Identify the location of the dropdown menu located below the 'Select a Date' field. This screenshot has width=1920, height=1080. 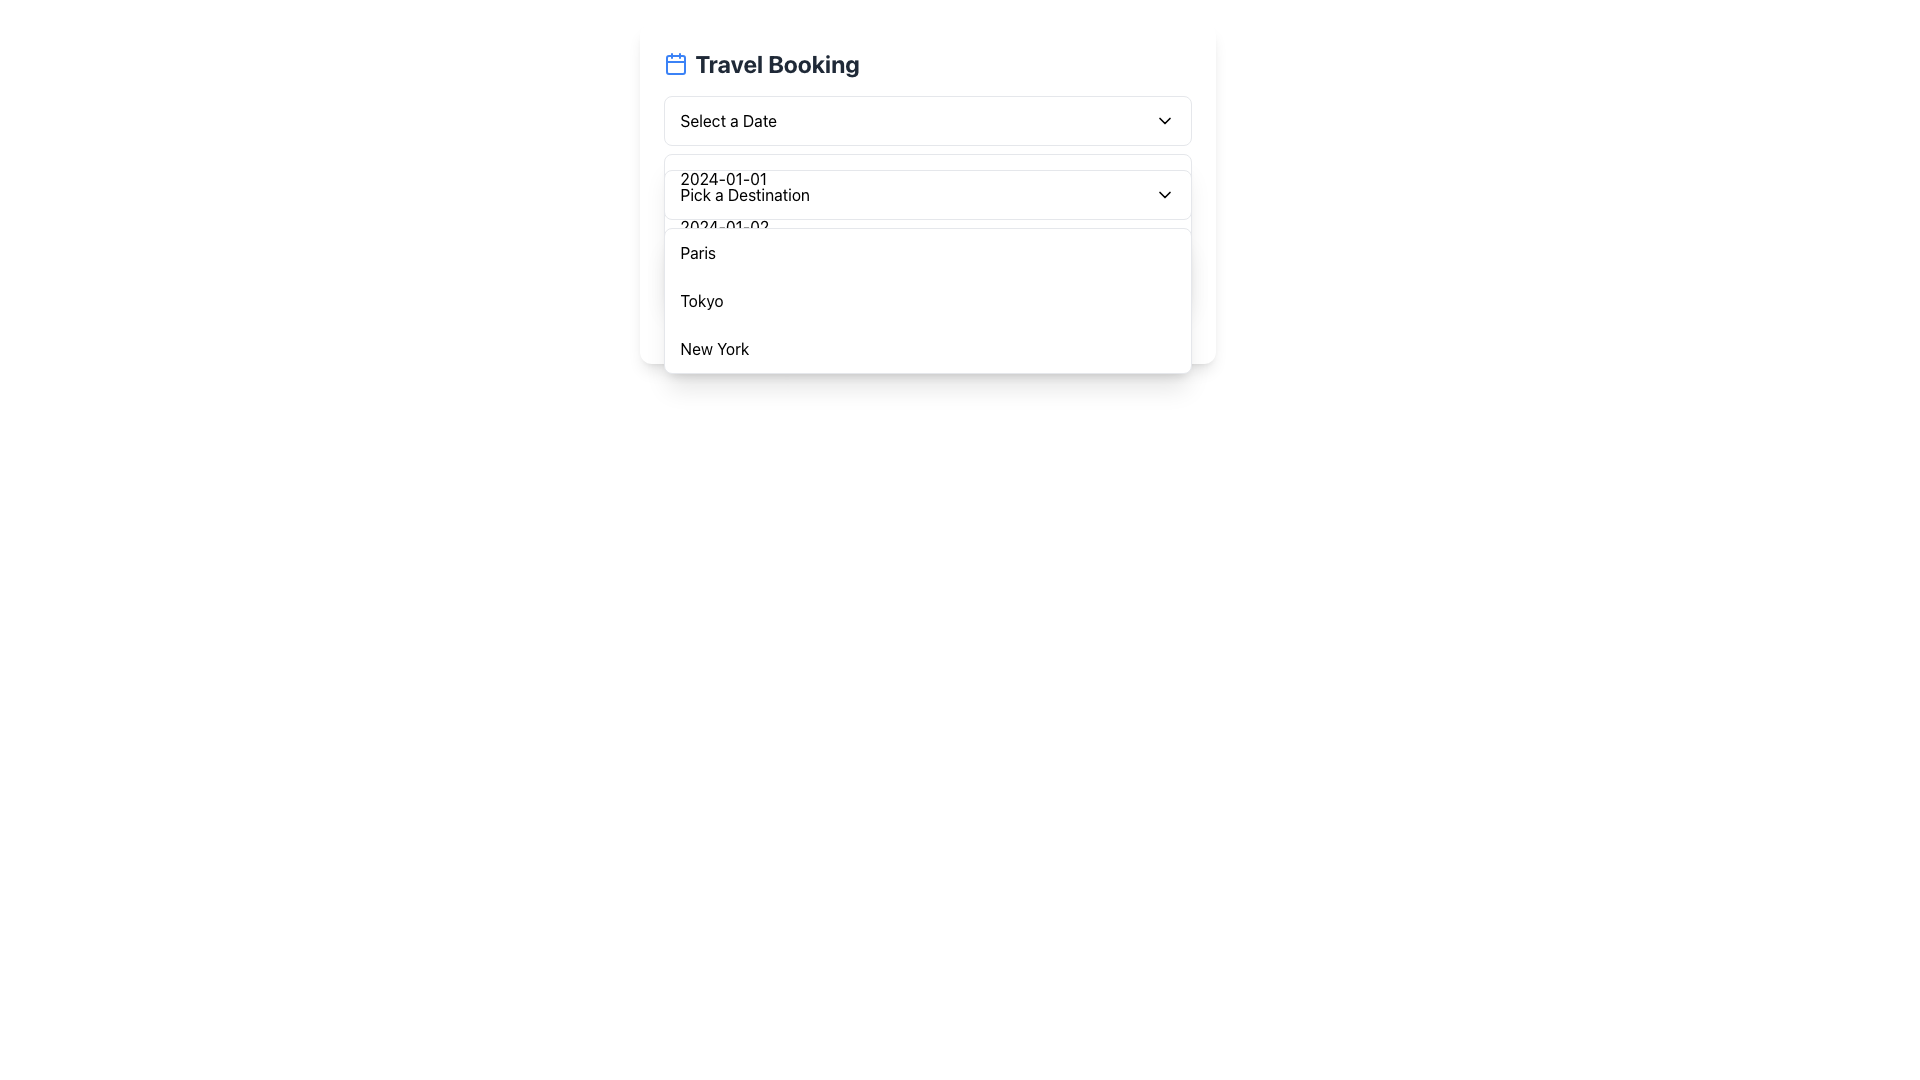
(926, 226).